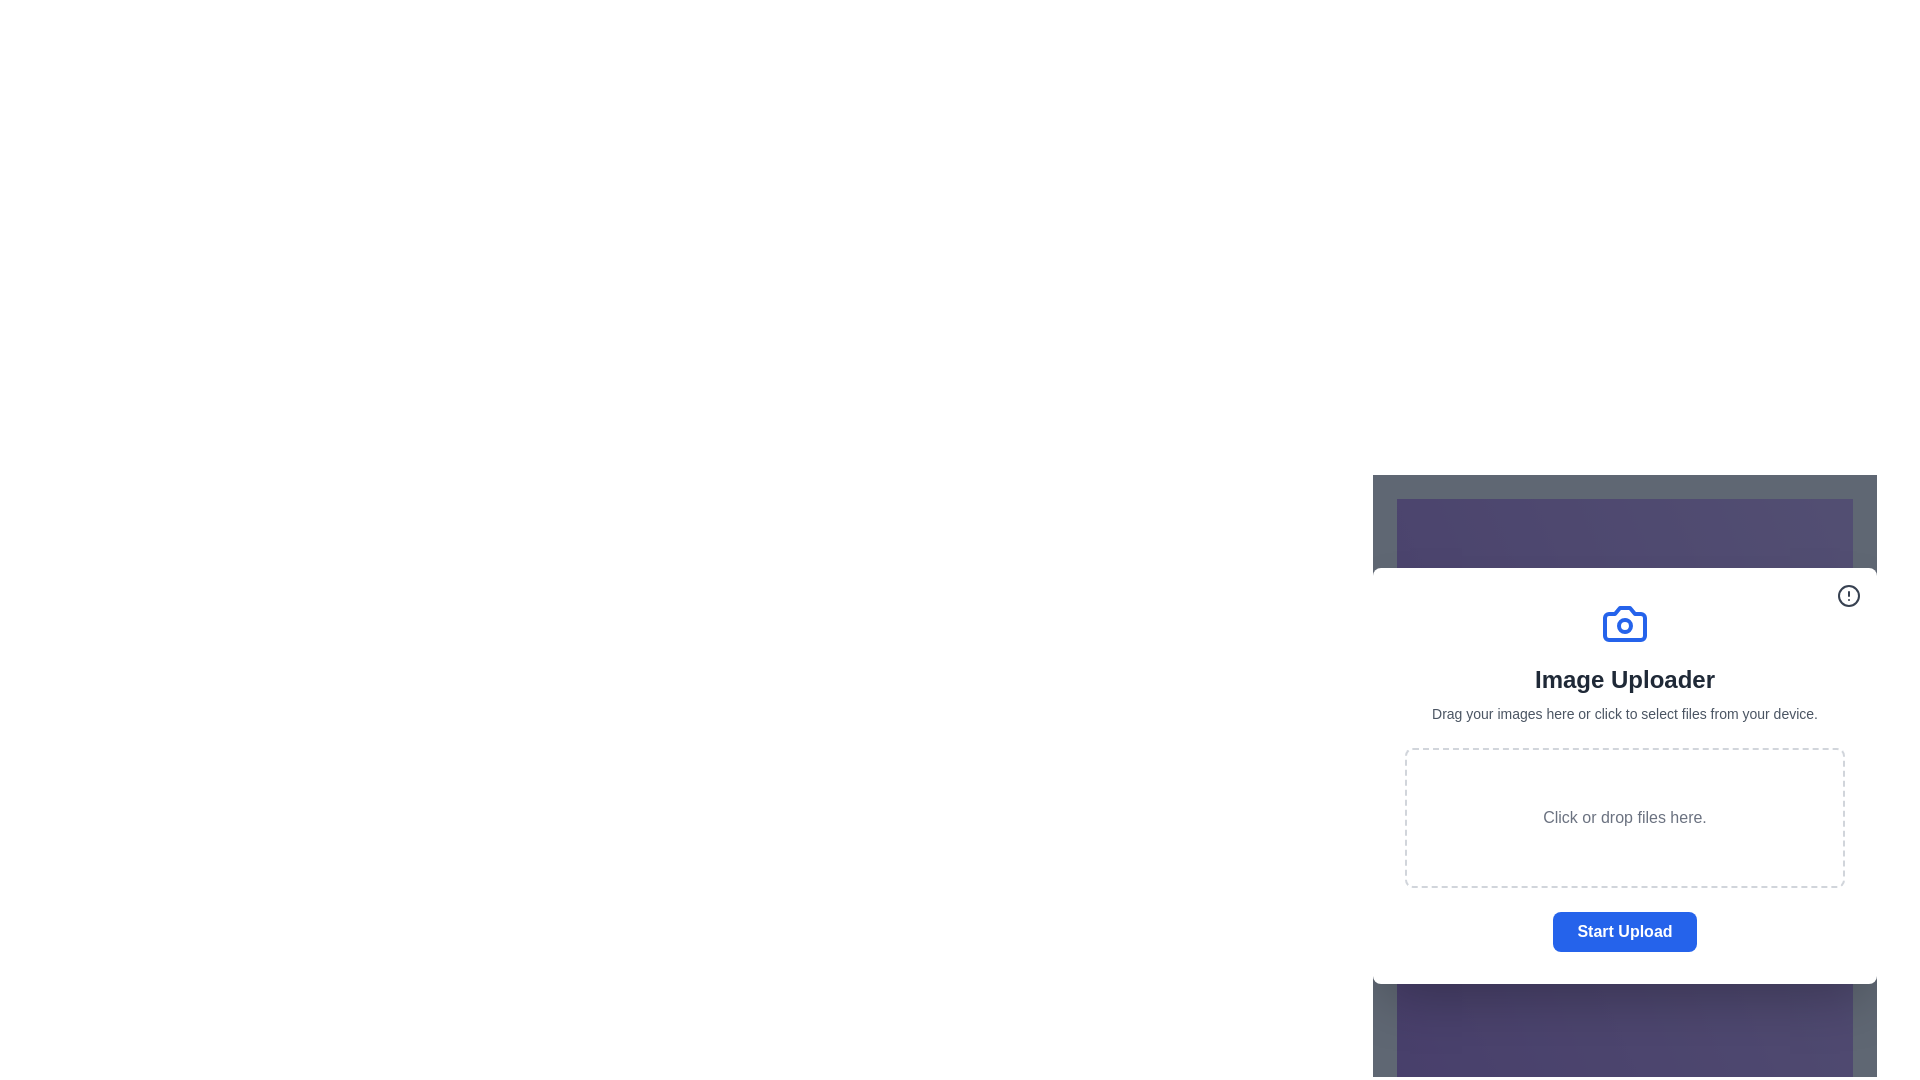 The width and height of the screenshot is (1920, 1080). What do you see at coordinates (1625, 623) in the screenshot?
I see `the camera icon located centrally within the image uploader UI section, above the label 'Image Uploader.'` at bounding box center [1625, 623].